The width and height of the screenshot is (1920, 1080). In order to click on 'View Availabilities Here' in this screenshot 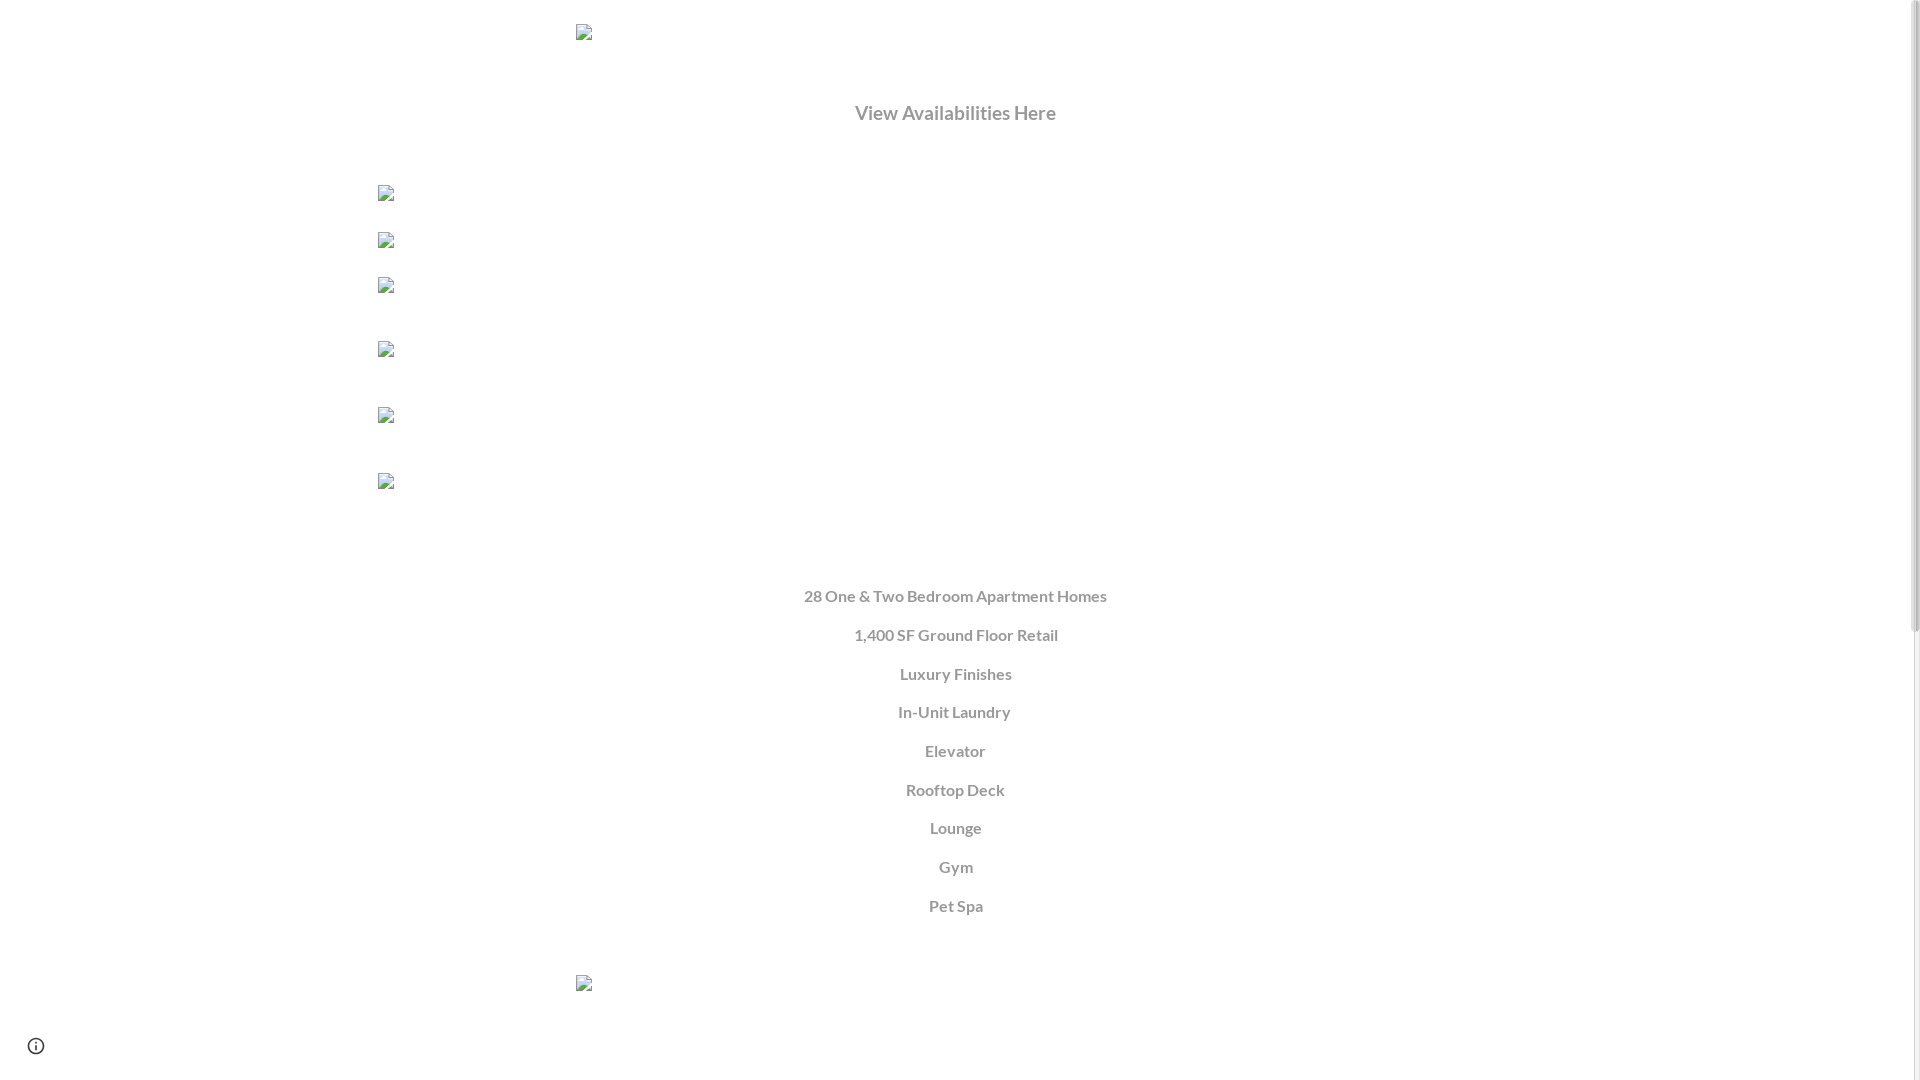, I will do `click(954, 114)`.